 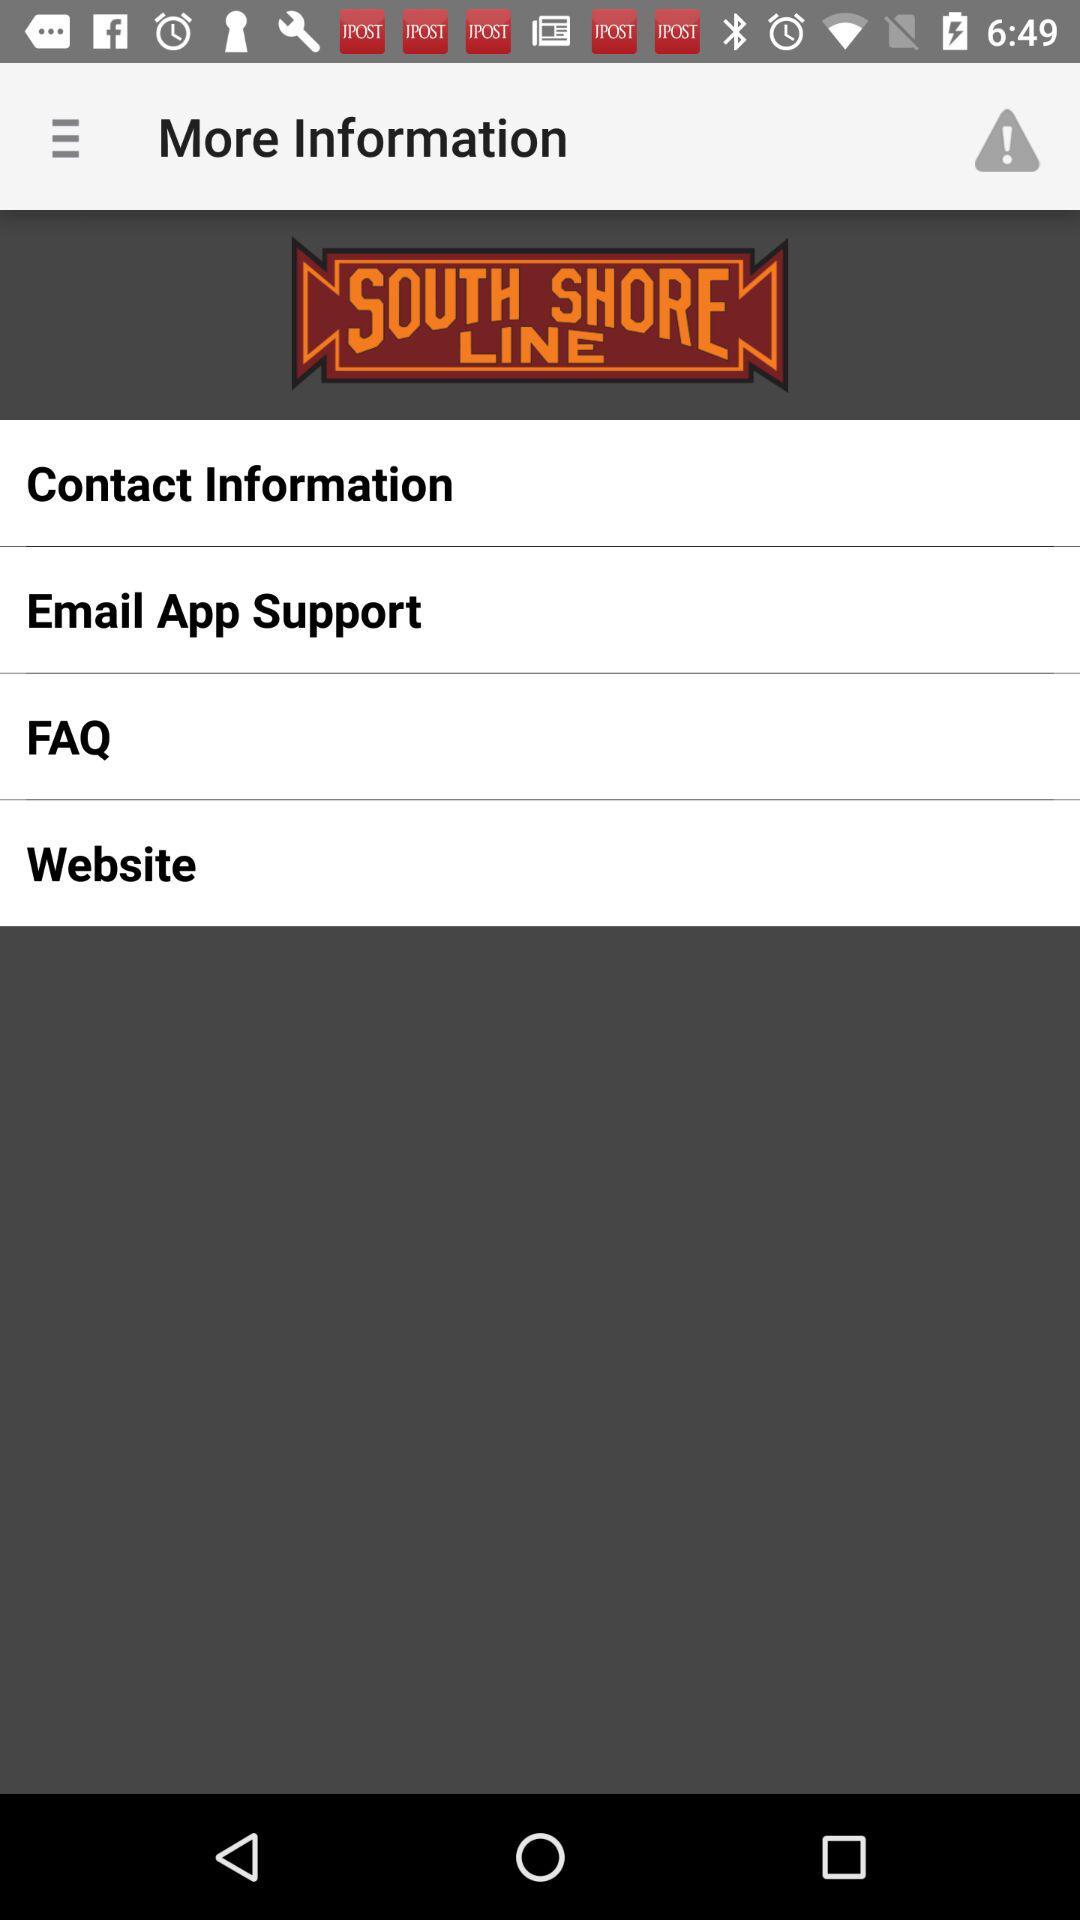 What do you see at coordinates (1017, 135) in the screenshot?
I see `icon at the top right corner` at bounding box center [1017, 135].